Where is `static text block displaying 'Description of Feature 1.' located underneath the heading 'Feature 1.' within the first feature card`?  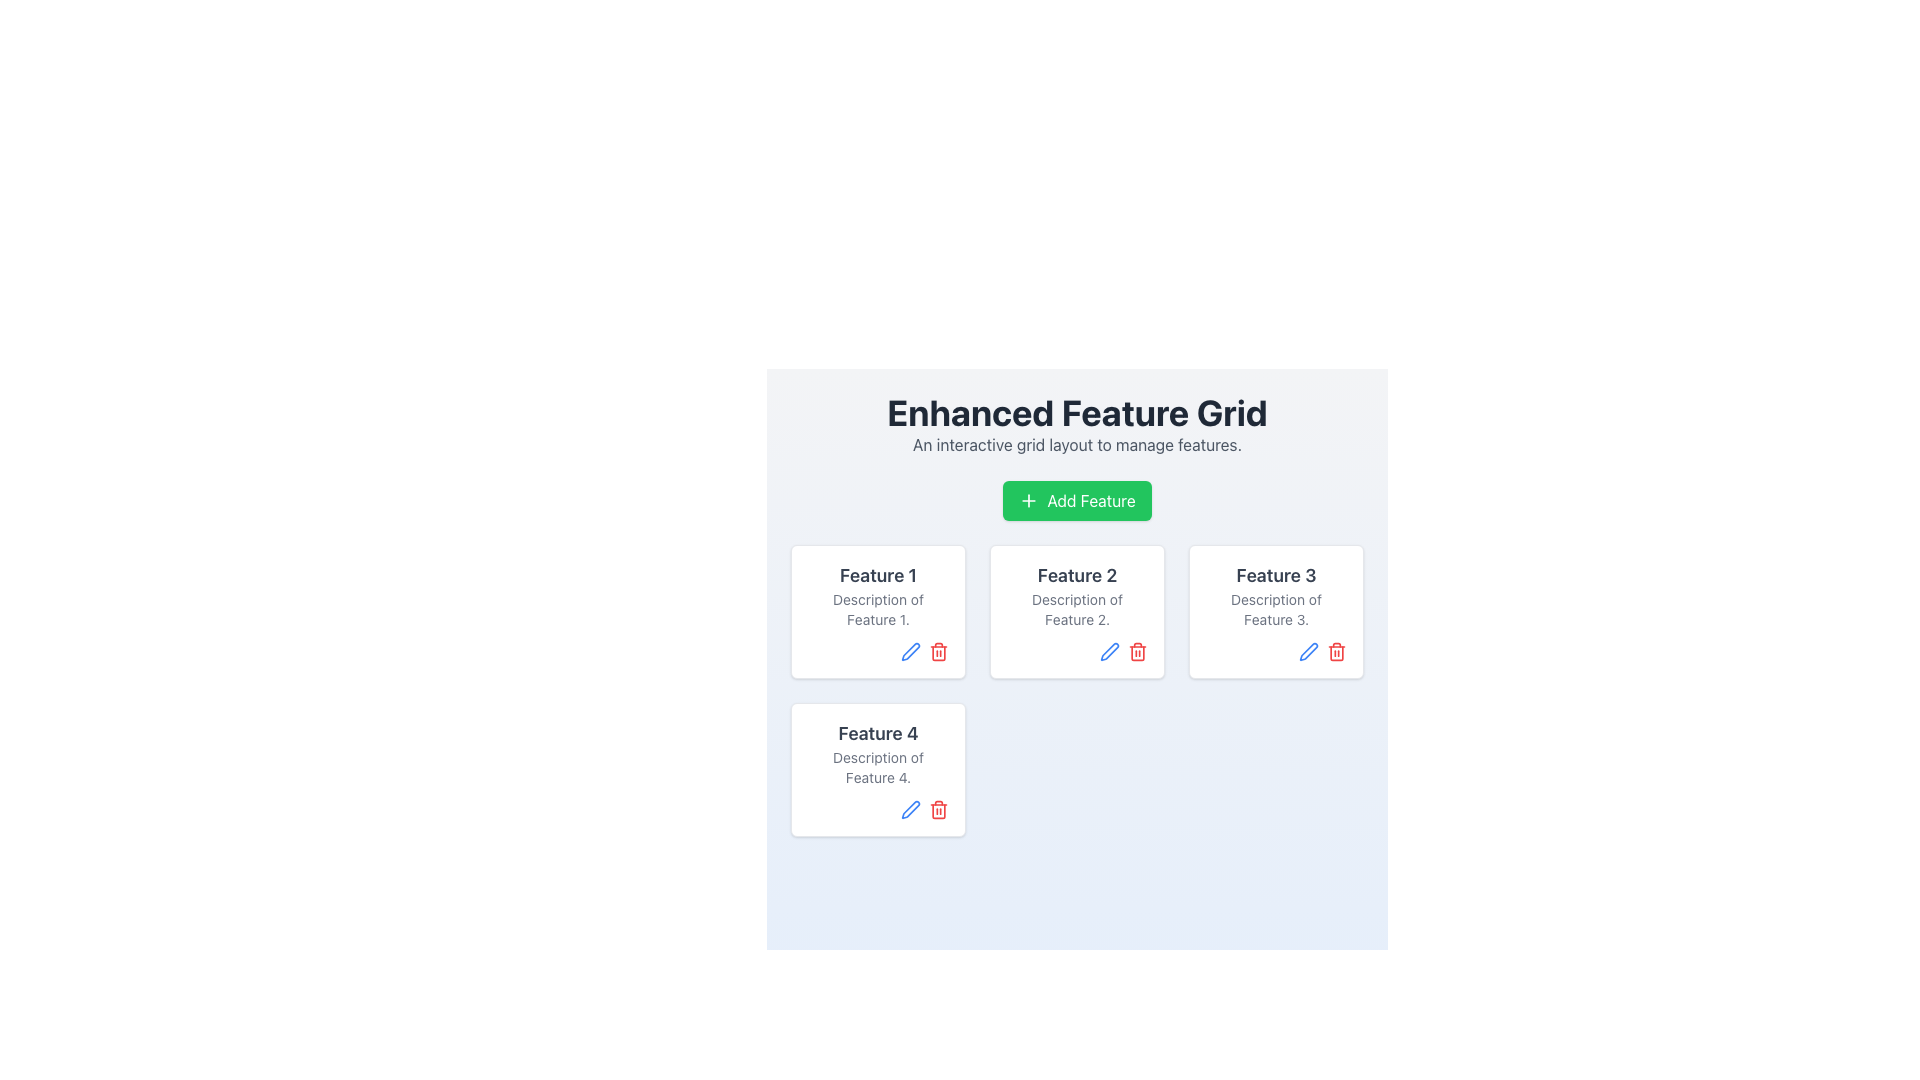 static text block displaying 'Description of Feature 1.' located underneath the heading 'Feature 1.' within the first feature card is located at coordinates (878, 608).